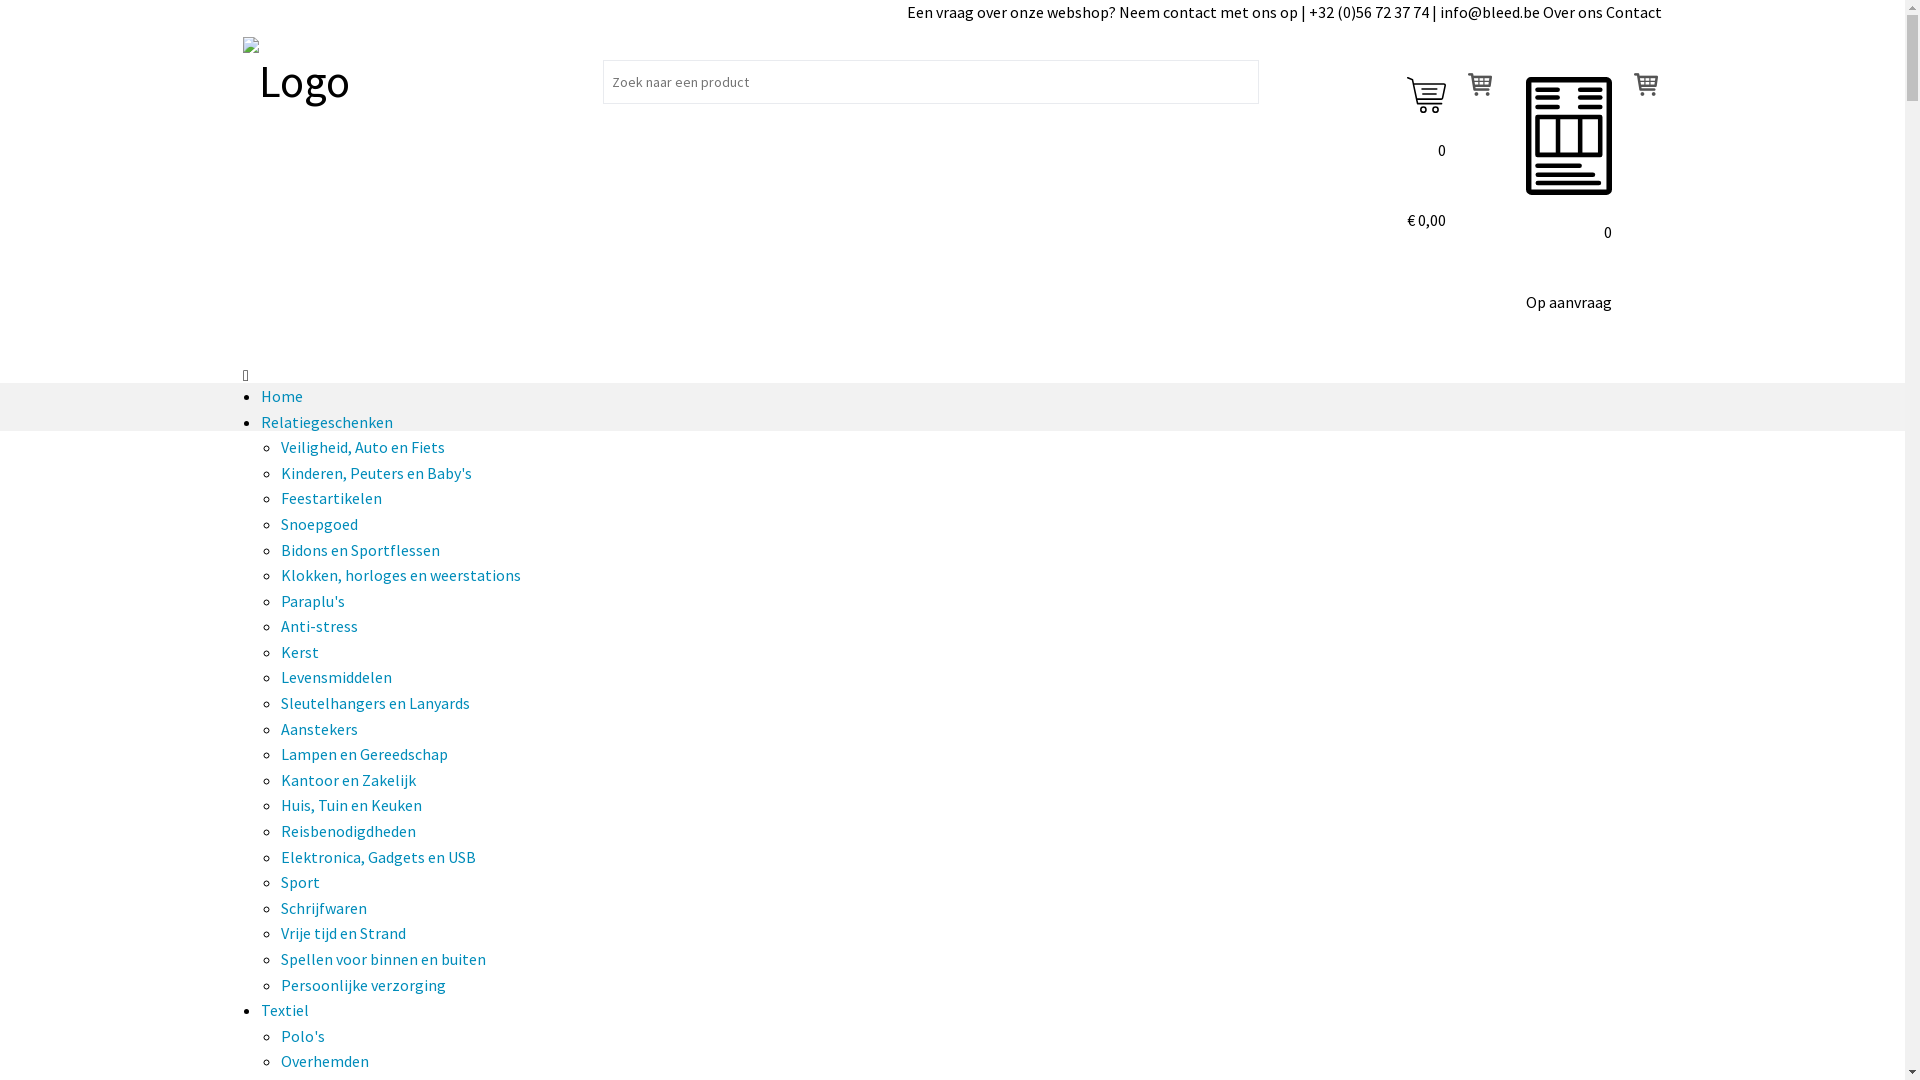  Describe the element at coordinates (1572, 11) in the screenshot. I see `'Over ons'` at that location.